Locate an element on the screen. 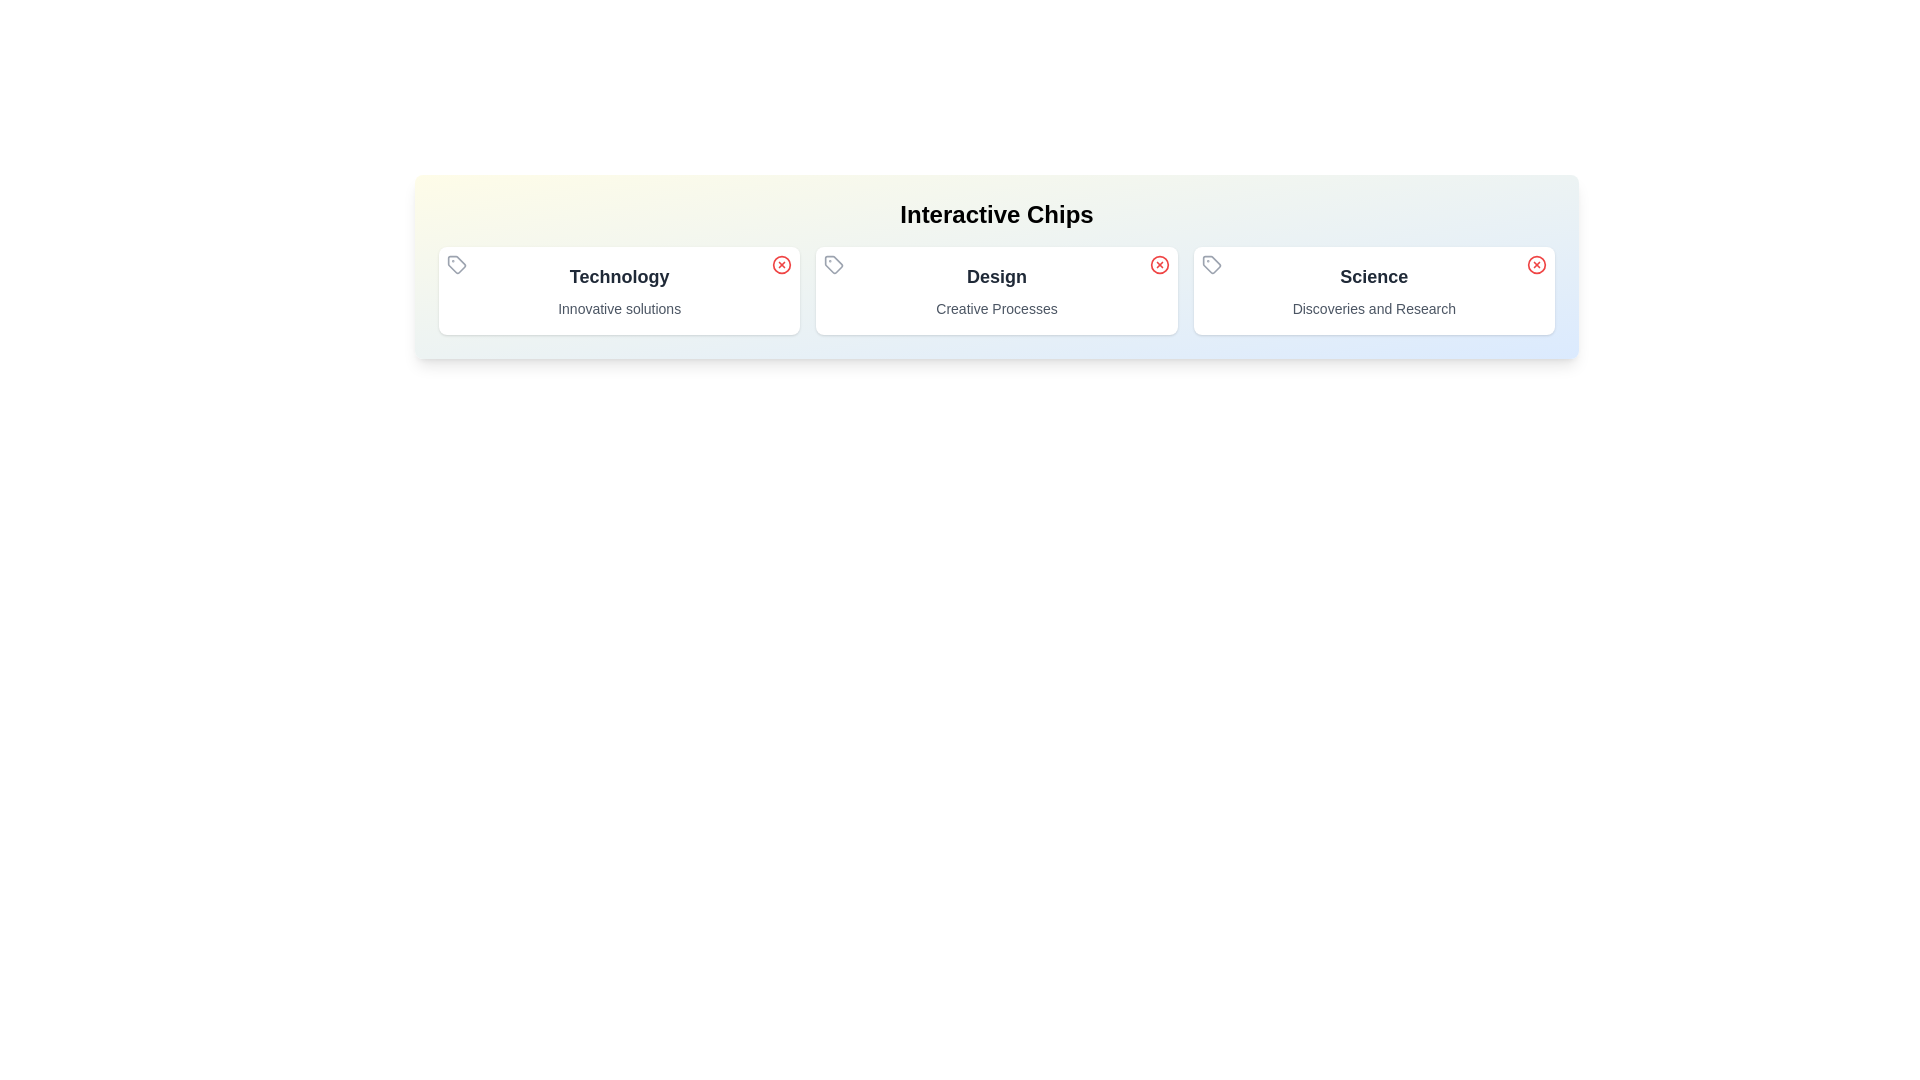  the icon of the chip labeled Design is located at coordinates (834, 264).